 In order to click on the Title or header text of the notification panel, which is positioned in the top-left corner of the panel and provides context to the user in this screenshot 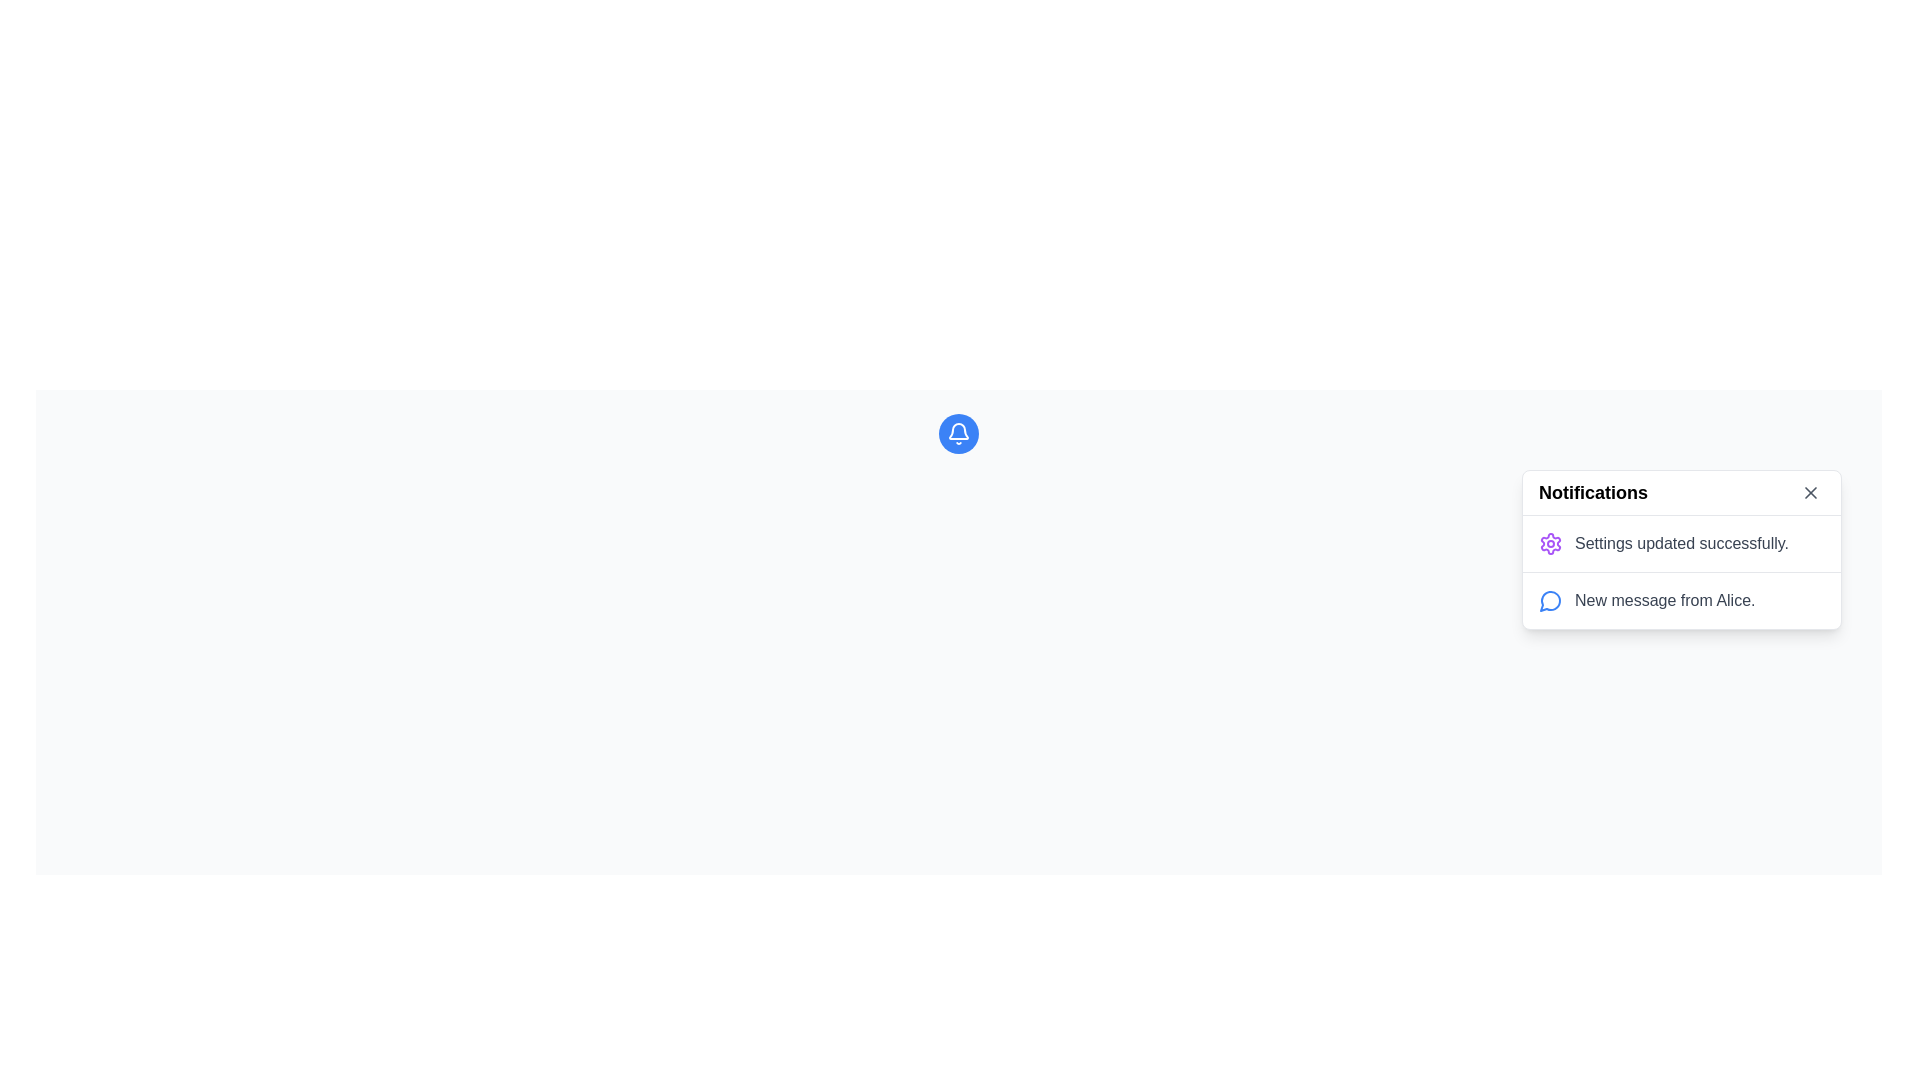, I will do `click(1592, 493)`.